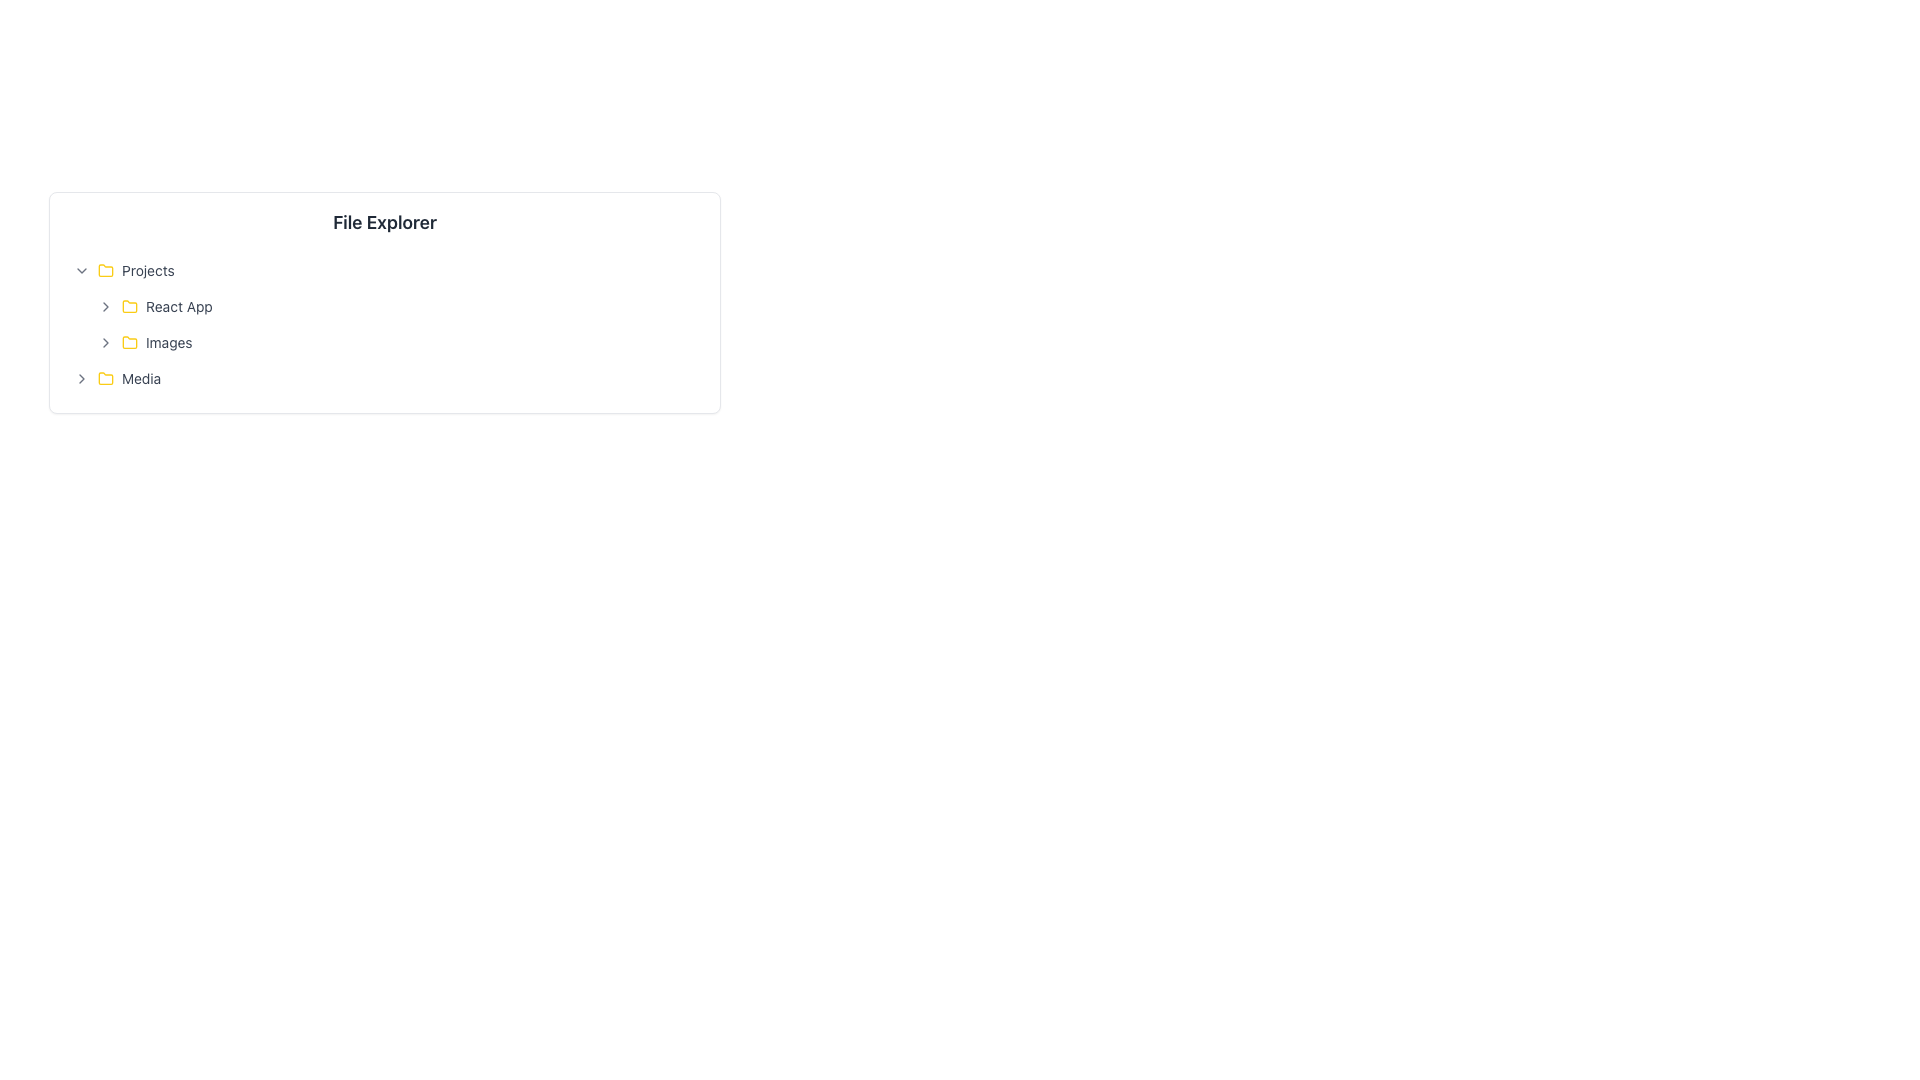 The width and height of the screenshot is (1920, 1080). What do you see at coordinates (80, 378) in the screenshot?
I see `the expandable/collapsible icon associated with the 'Media' item` at bounding box center [80, 378].